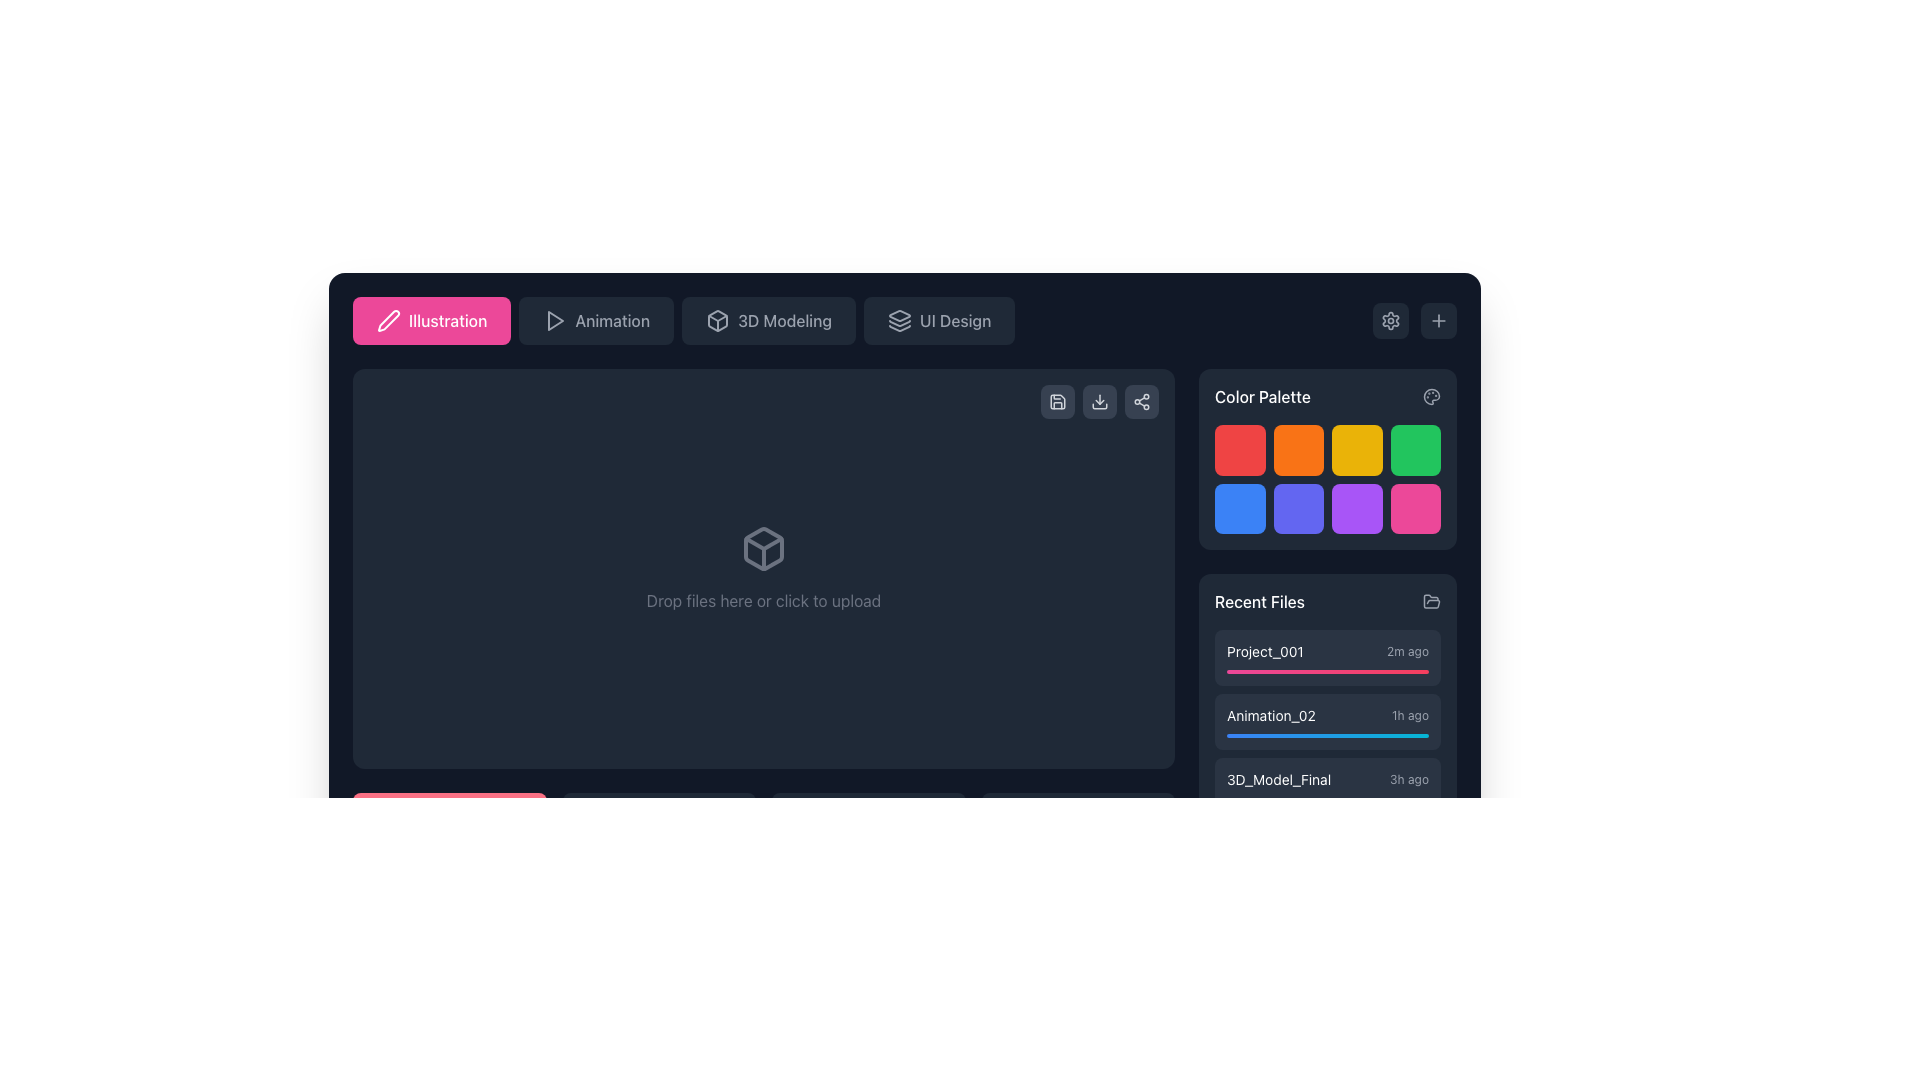 The width and height of the screenshot is (1920, 1080). I want to click on the list item representing 'Project_001' in the 'Recent Files' section, so click(1328, 651).